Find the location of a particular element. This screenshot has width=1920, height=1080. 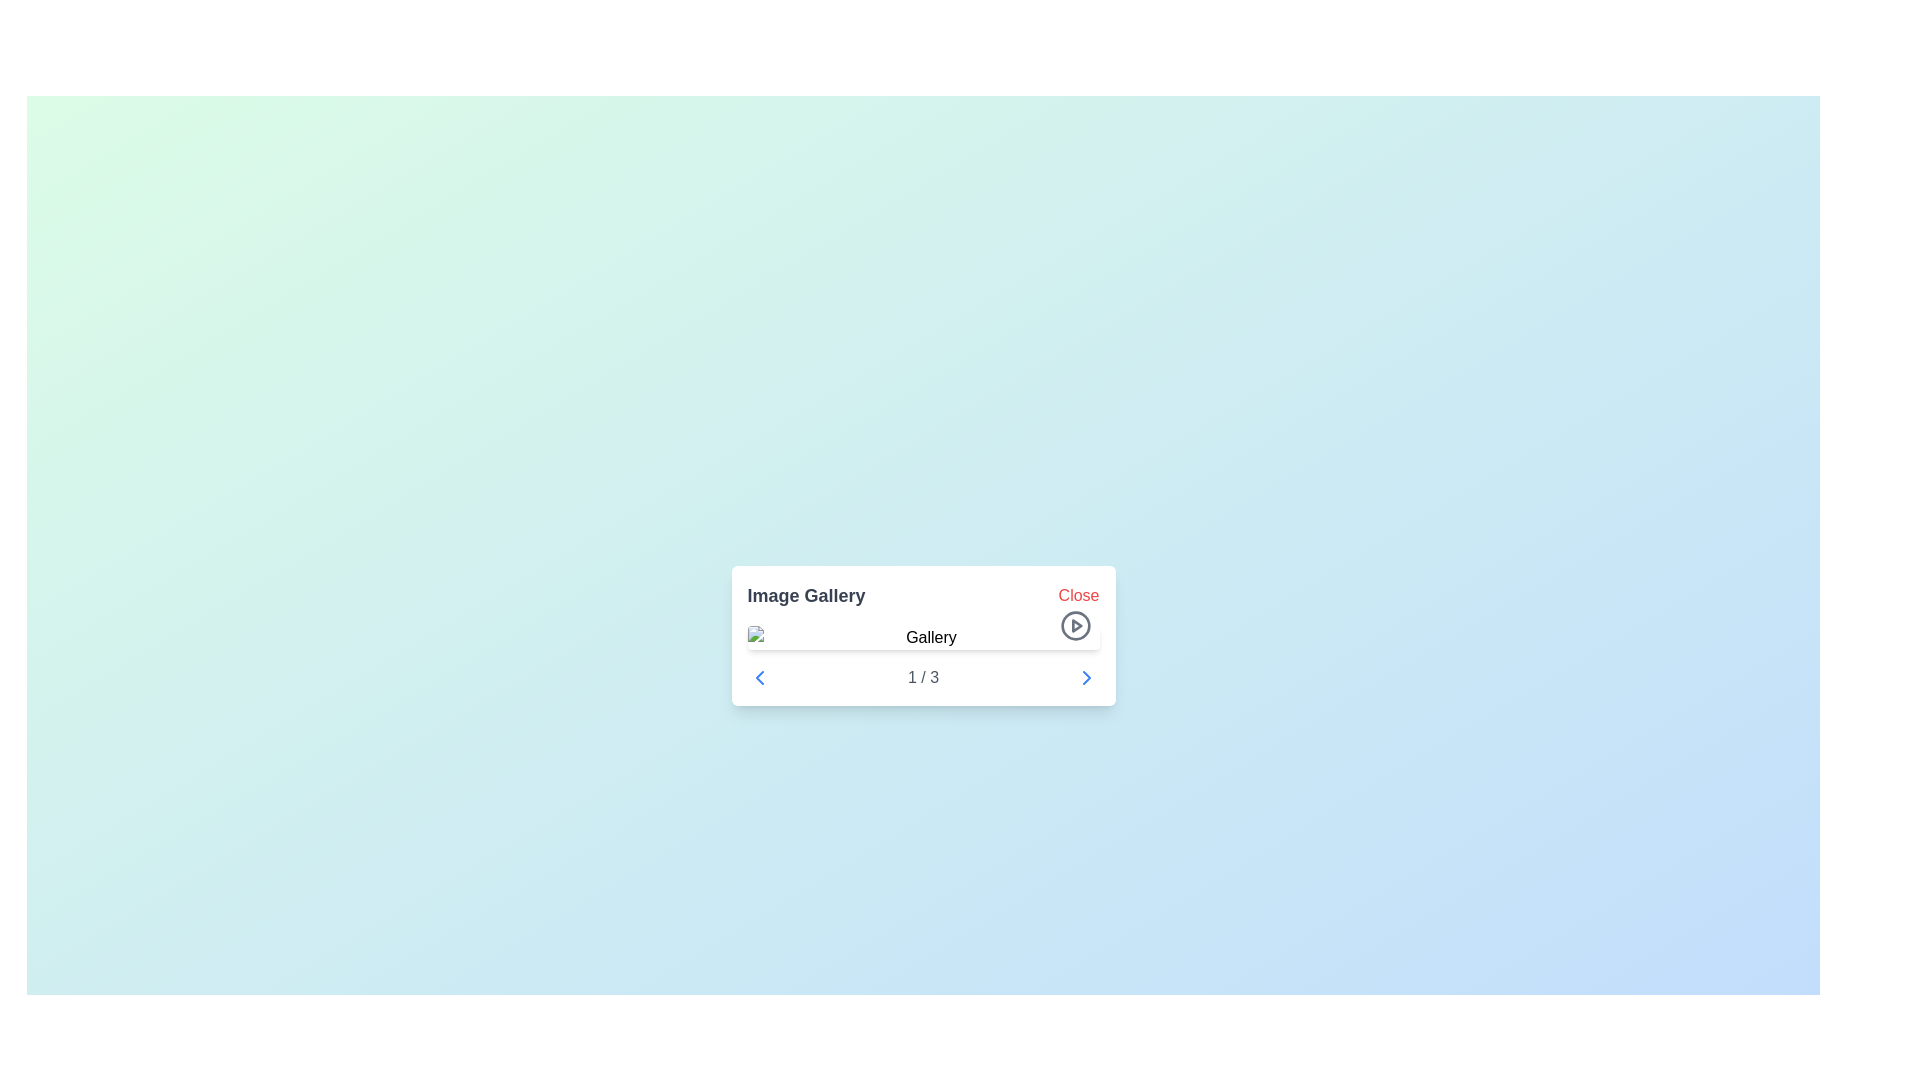

the small chevron-shaped blue arrow icon in the navigation bar, located immediately to the right of the text label '1 / 3' is located at coordinates (1086, 677).